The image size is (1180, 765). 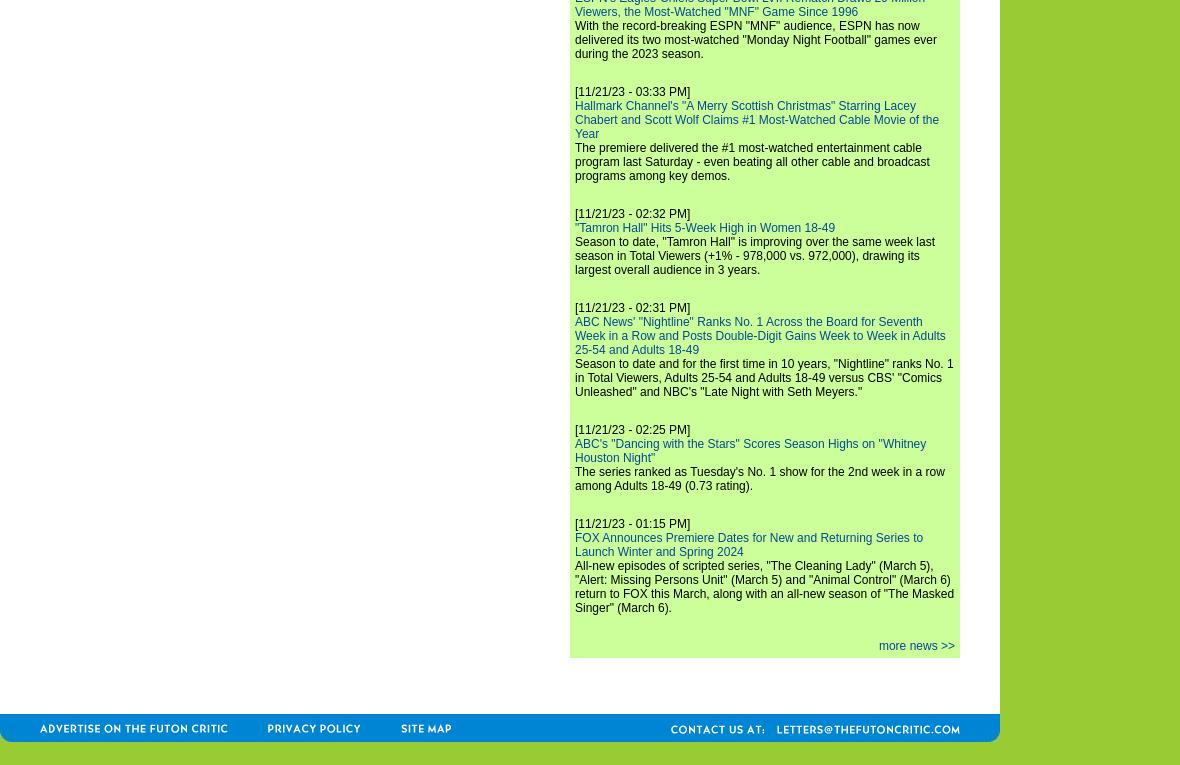 I want to click on '[11/21/23 - 02:25 PM]', so click(x=631, y=429).